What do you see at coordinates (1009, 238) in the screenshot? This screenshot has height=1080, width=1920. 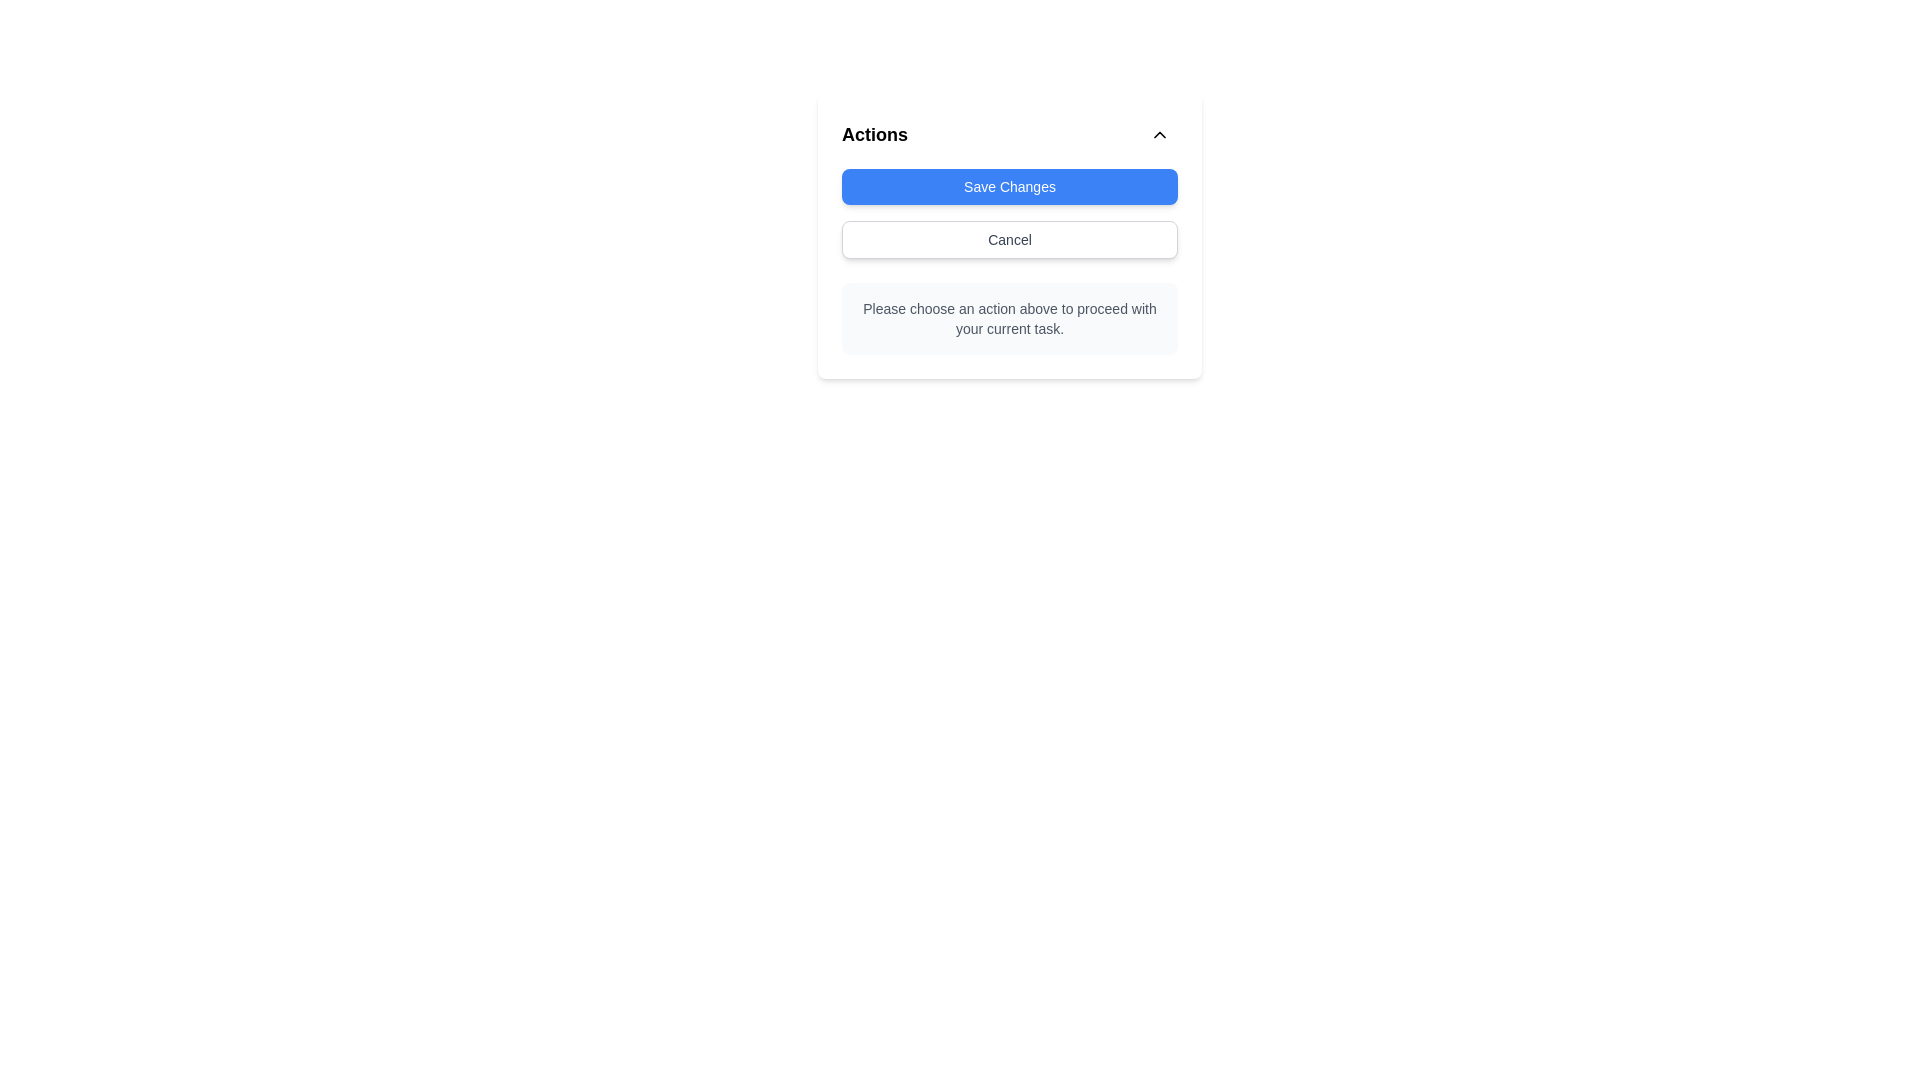 I see `the 'Cancel' button, which is a rectangular button with gray text on a white background, located below the 'Save Changes' button` at bounding box center [1009, 238].